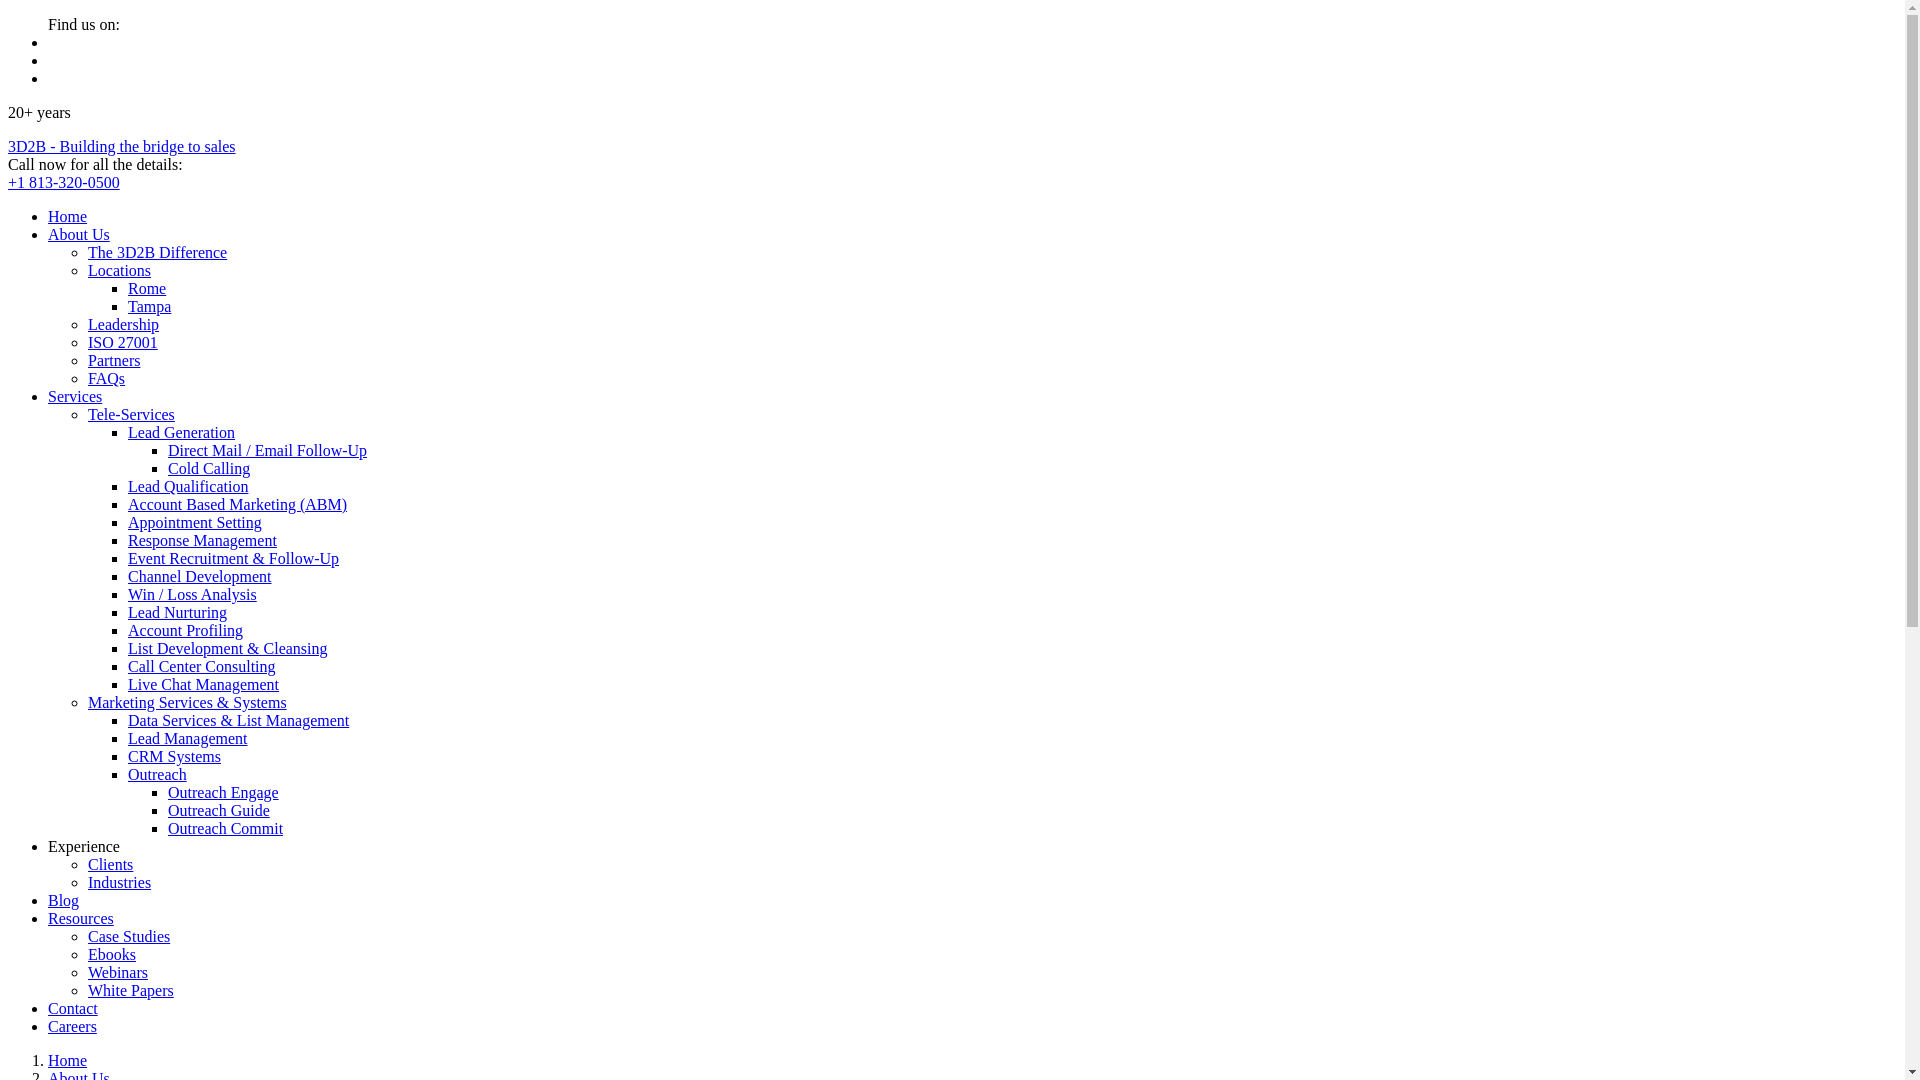 This screenshot has height=1080, width=1920. I want to click on 'Call Center Consulting', so click(201, 666).